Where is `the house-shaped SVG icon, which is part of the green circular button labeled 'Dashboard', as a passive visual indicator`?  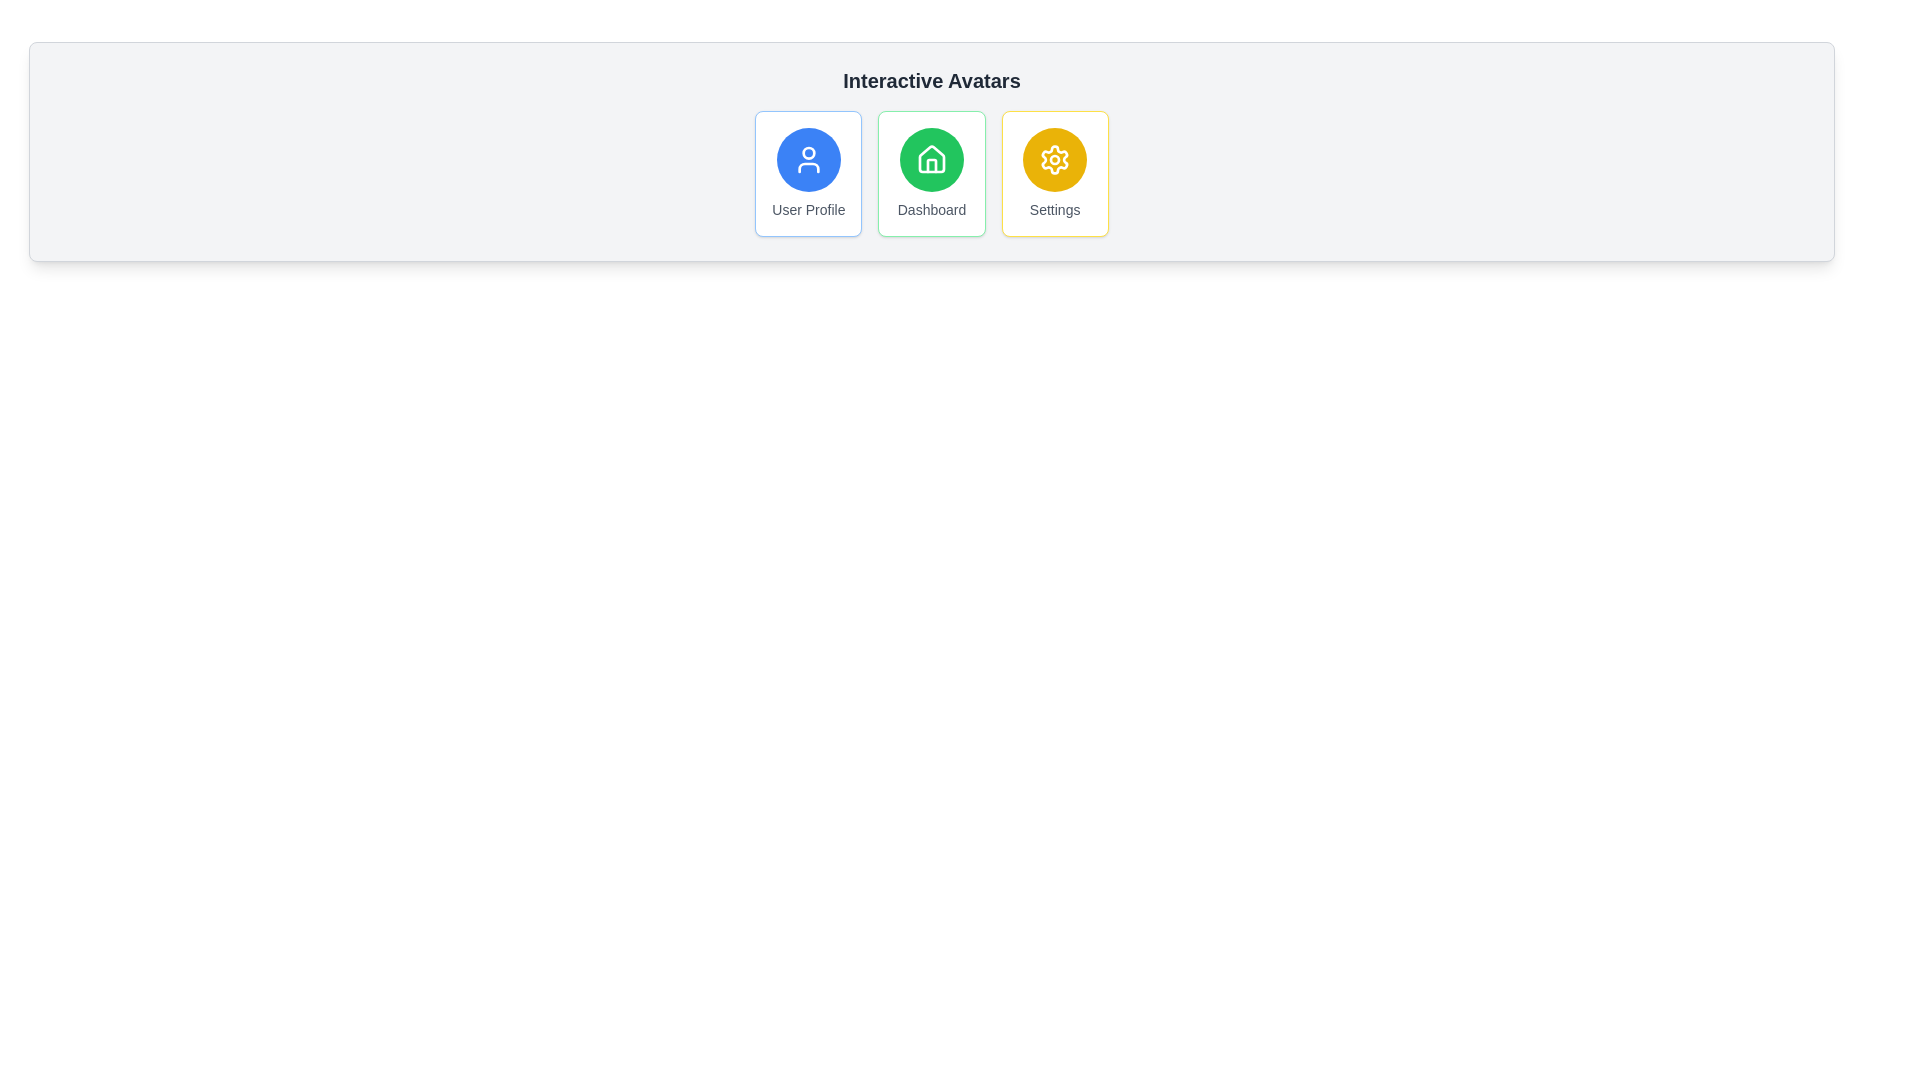
the house-shaped SVG icon, which is part of the green circular button labeled 'Dashboard', as a passive visual indicator is located at coordinates (930, 158).